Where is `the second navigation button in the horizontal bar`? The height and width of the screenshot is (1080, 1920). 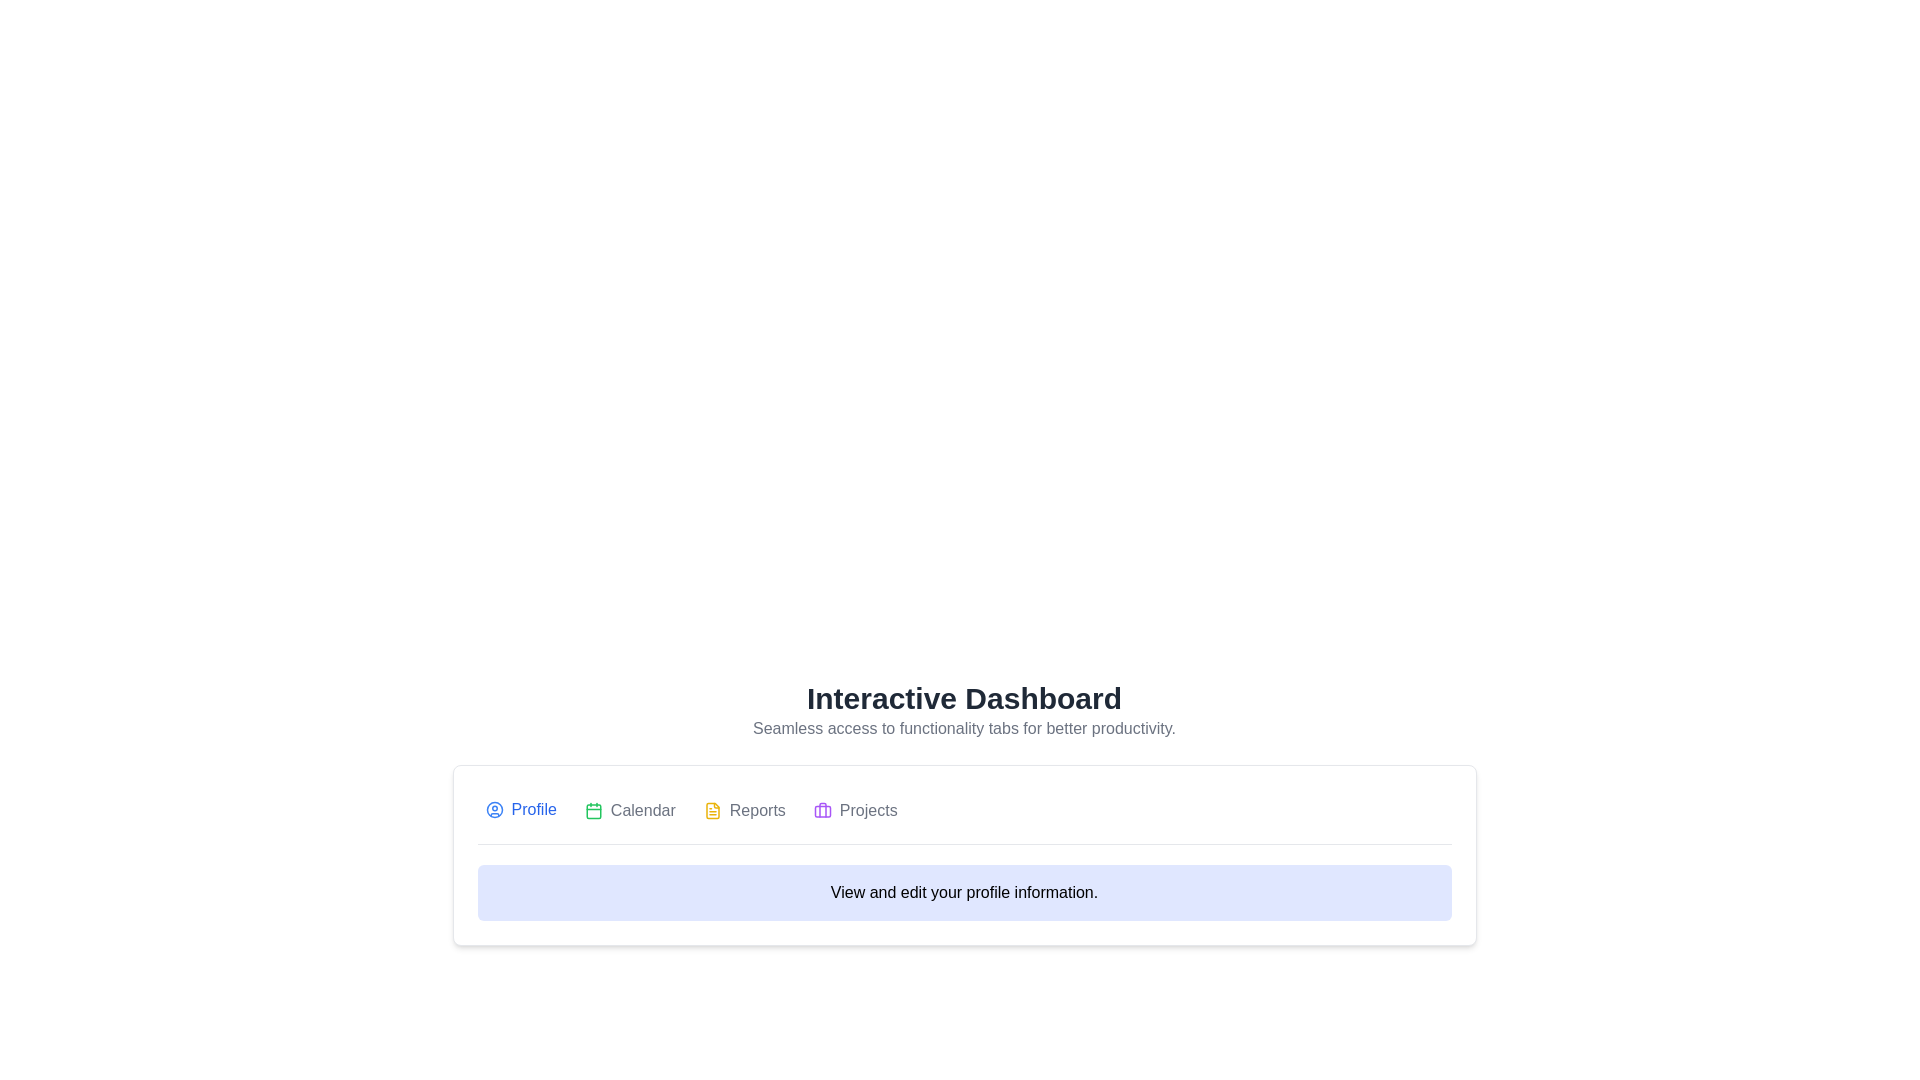
the second navigation button in the horizontal bar is located at coordinates (629, 810).